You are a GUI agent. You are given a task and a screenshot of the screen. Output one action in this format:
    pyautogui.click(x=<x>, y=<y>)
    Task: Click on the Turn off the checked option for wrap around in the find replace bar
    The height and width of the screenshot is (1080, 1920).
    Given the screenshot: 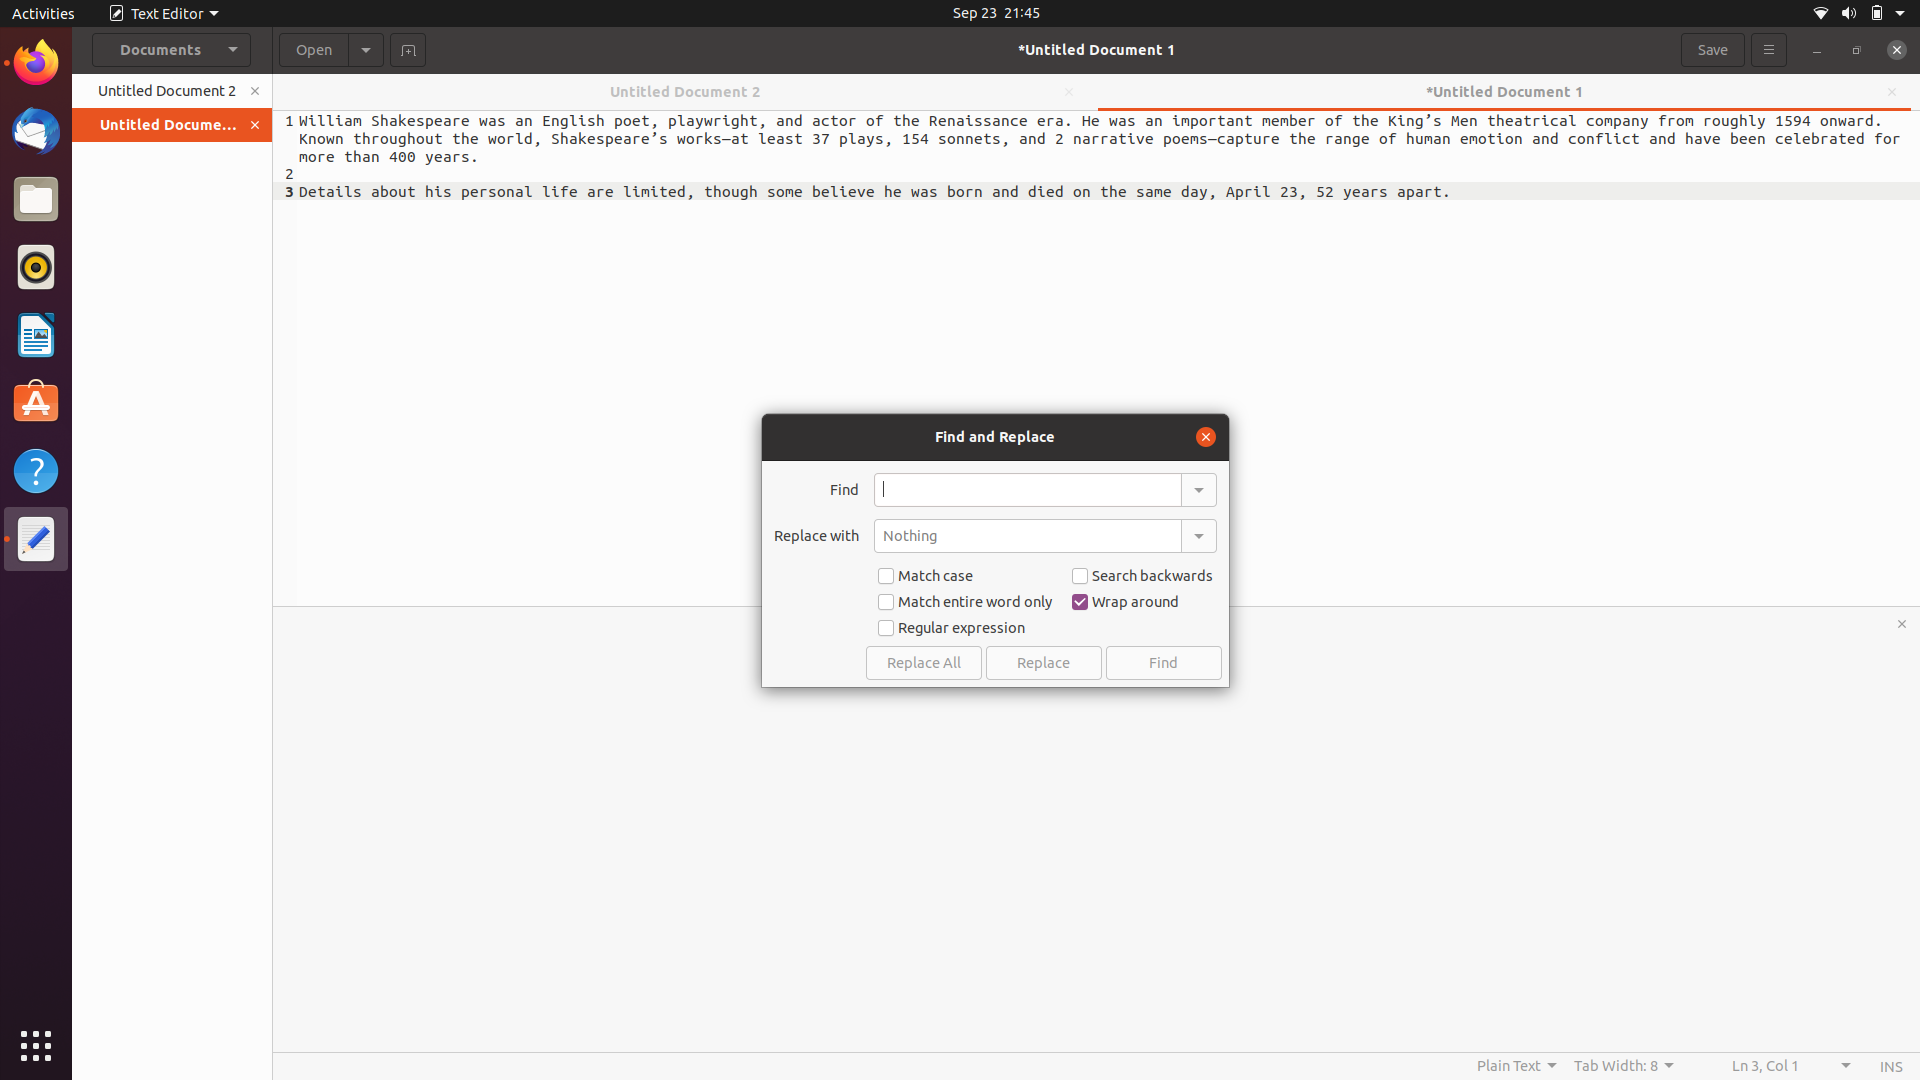 What is the action you would take?
    pyautogui.click(x=1127, y=601)
    